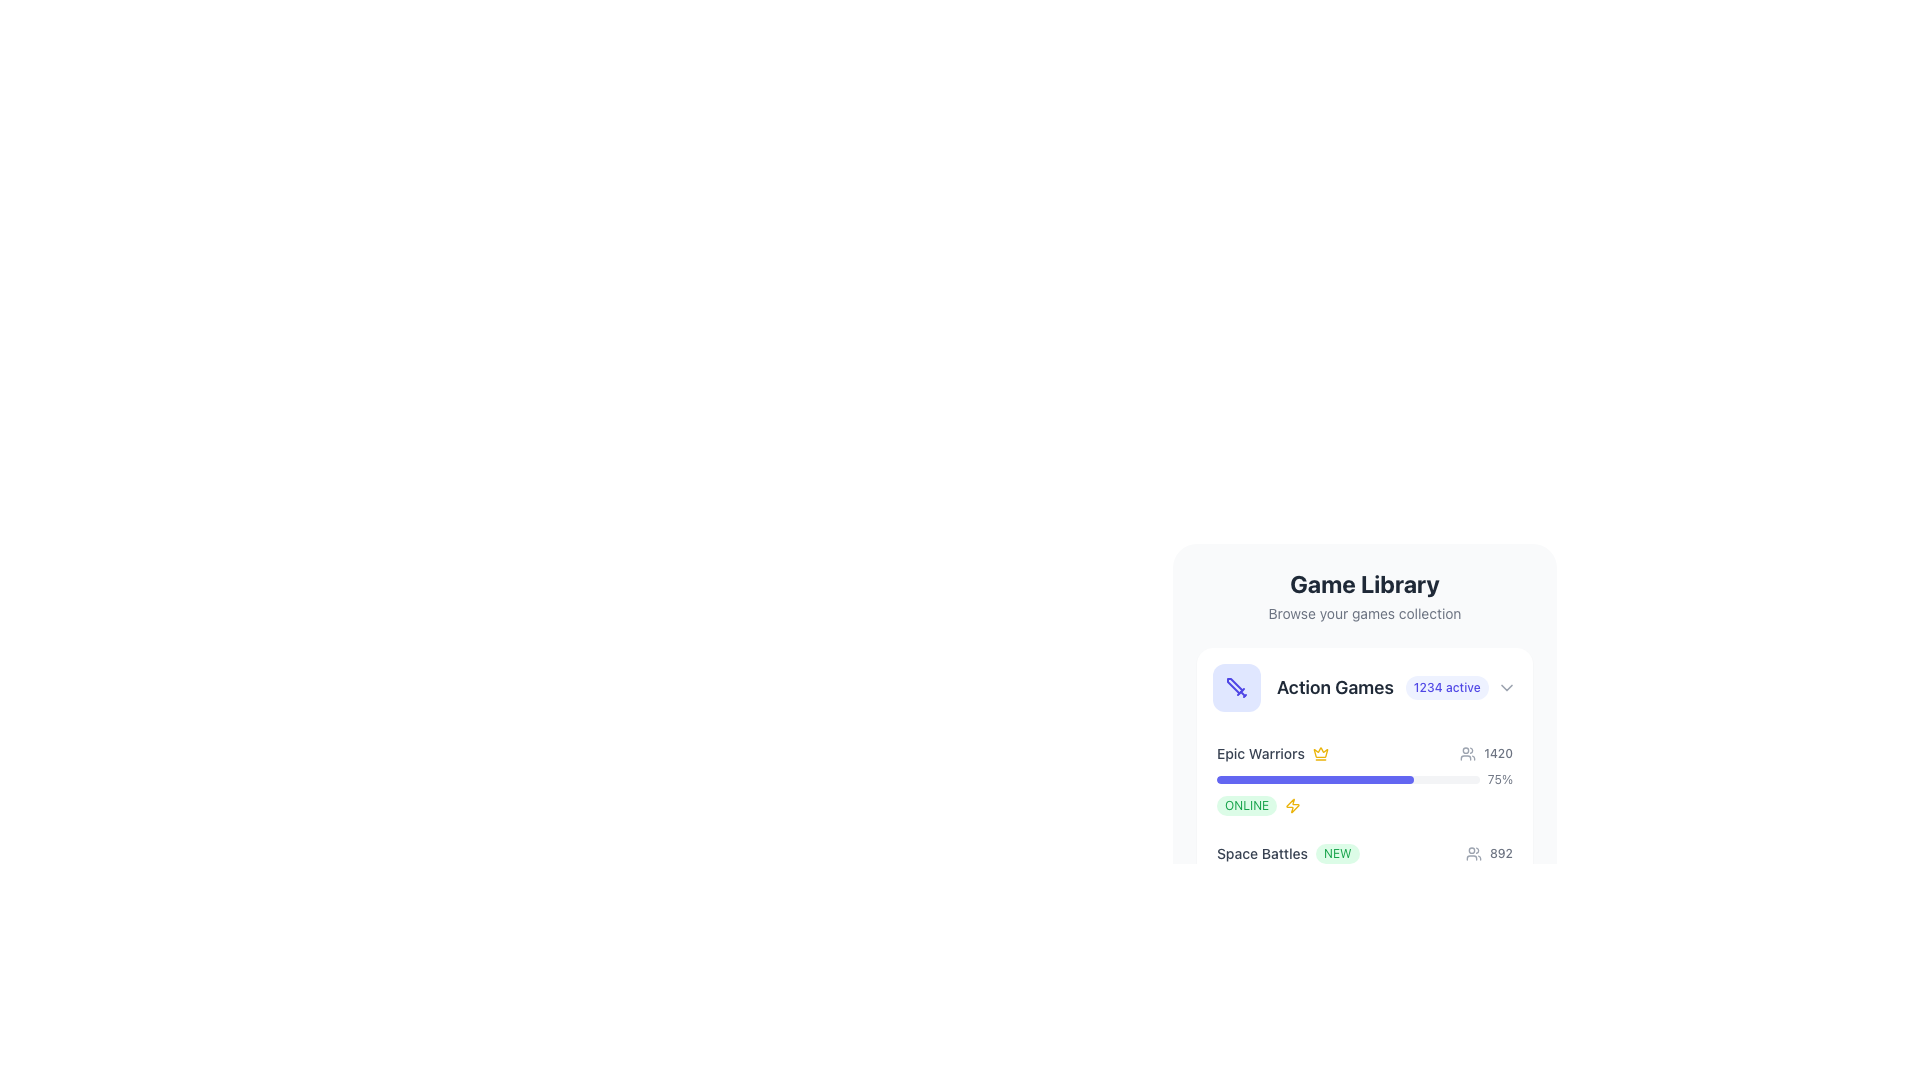 The height and width of the screenshot is (1080, 1920). Describe the element at coordinates (1261, 853) in the screenshot. I see `text displayed on the Text Label that says 'Space Battles', located at the bottom of the 'Action Games' section in the 'Game Library' interface` at that location.